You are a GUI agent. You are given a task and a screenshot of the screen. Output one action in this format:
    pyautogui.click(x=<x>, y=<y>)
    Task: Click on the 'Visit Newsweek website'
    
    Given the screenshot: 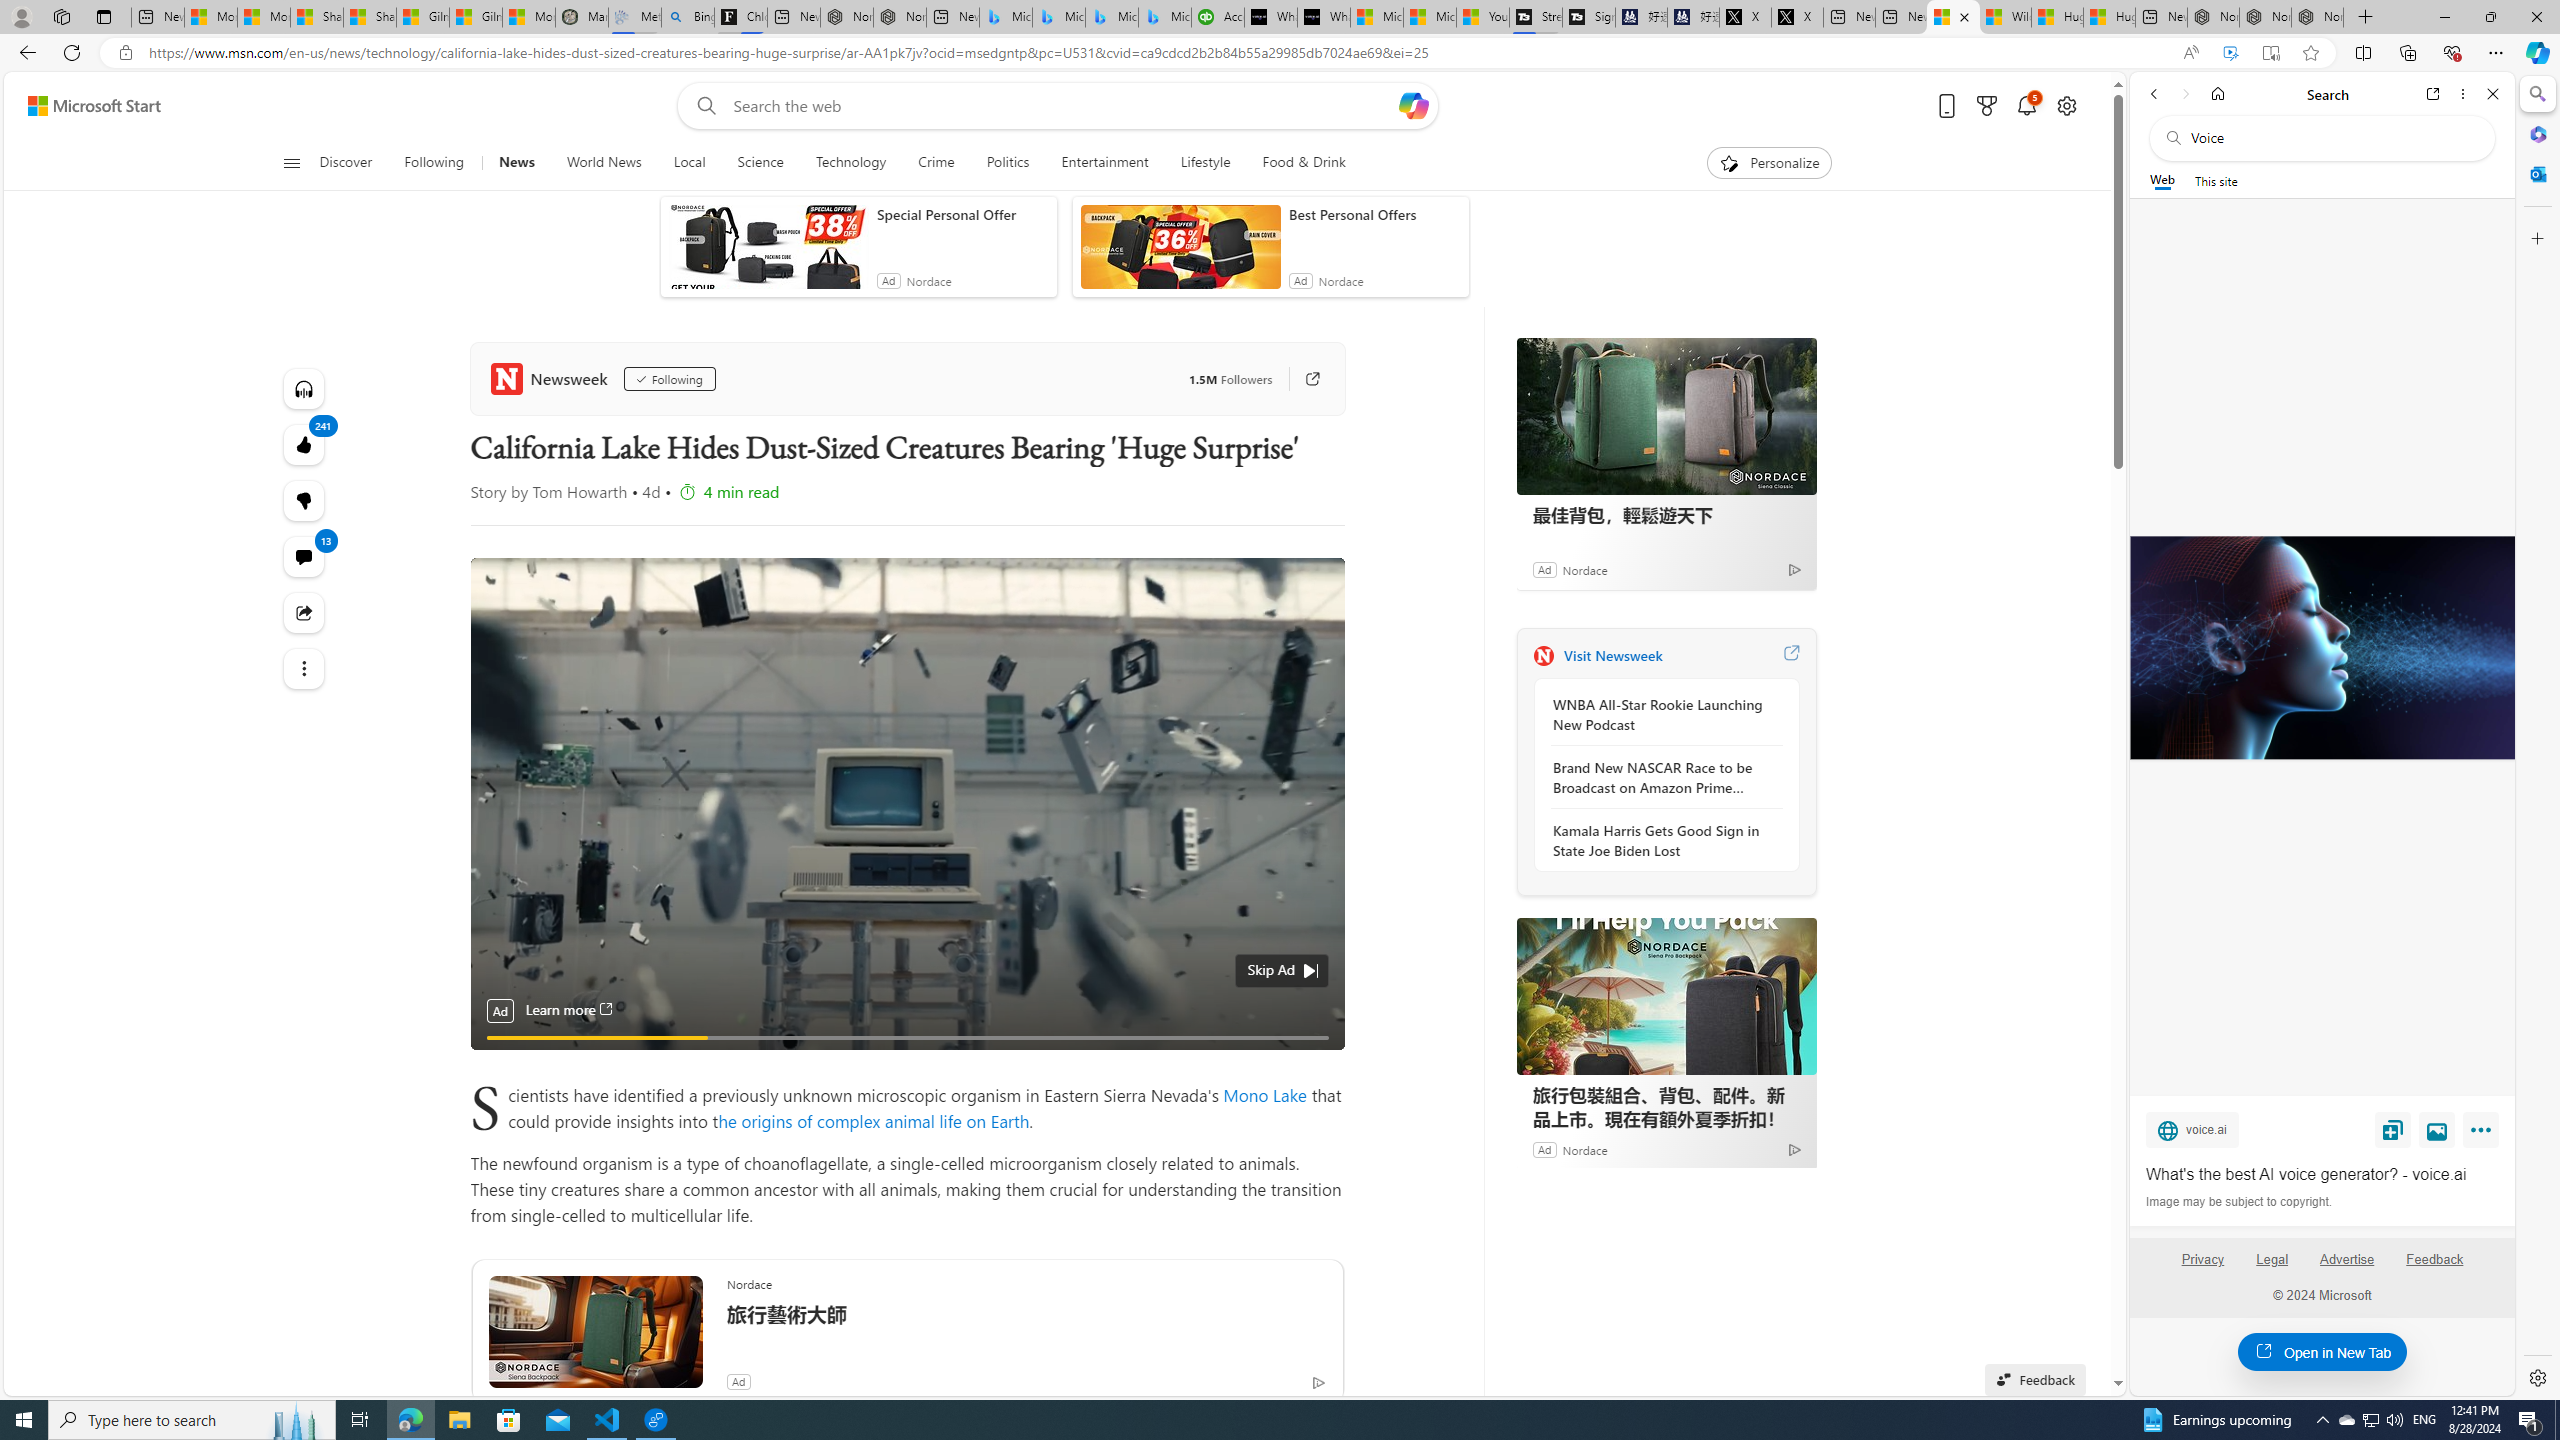 What is the action you would take?
    pyautogui.click(x=1789, y=654)
    